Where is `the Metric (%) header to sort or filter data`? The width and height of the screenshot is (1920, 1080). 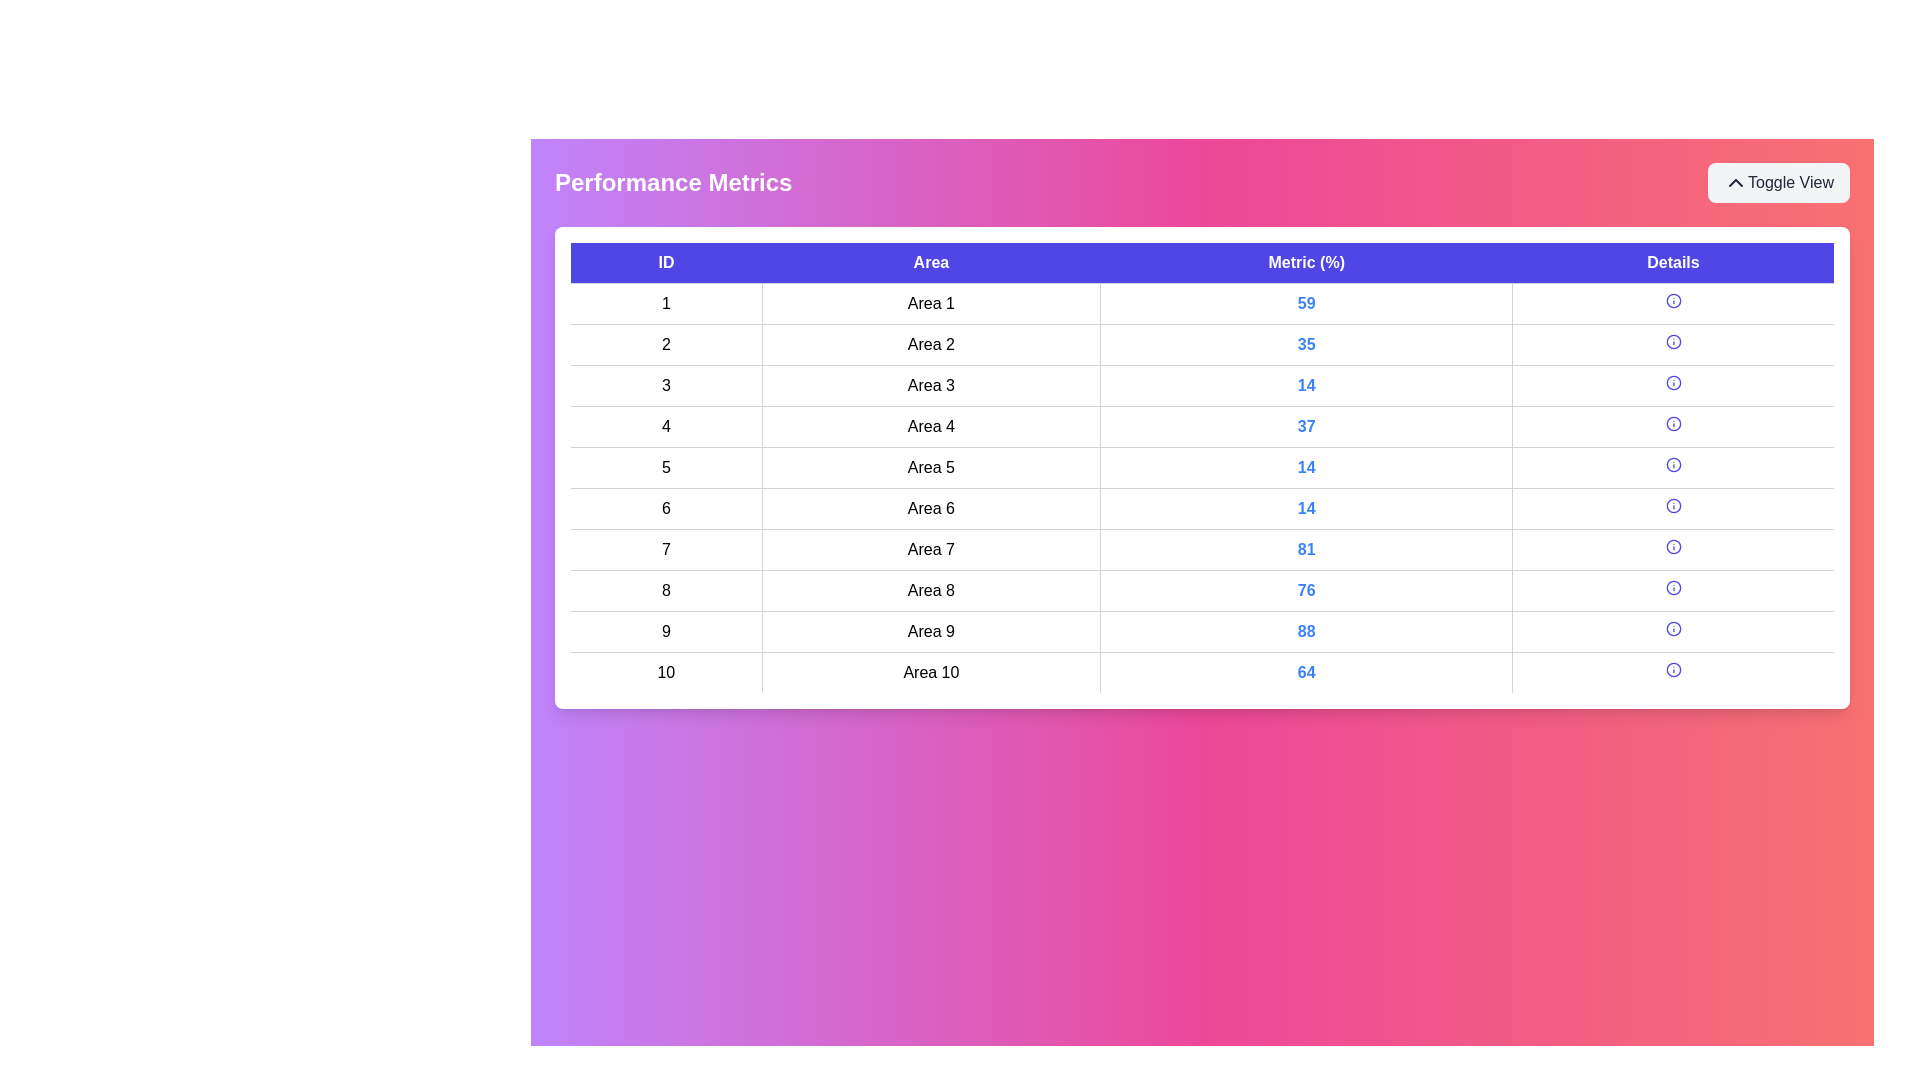 the Metric (%) header to sort or filter data is located at coordinates (1306, 262).